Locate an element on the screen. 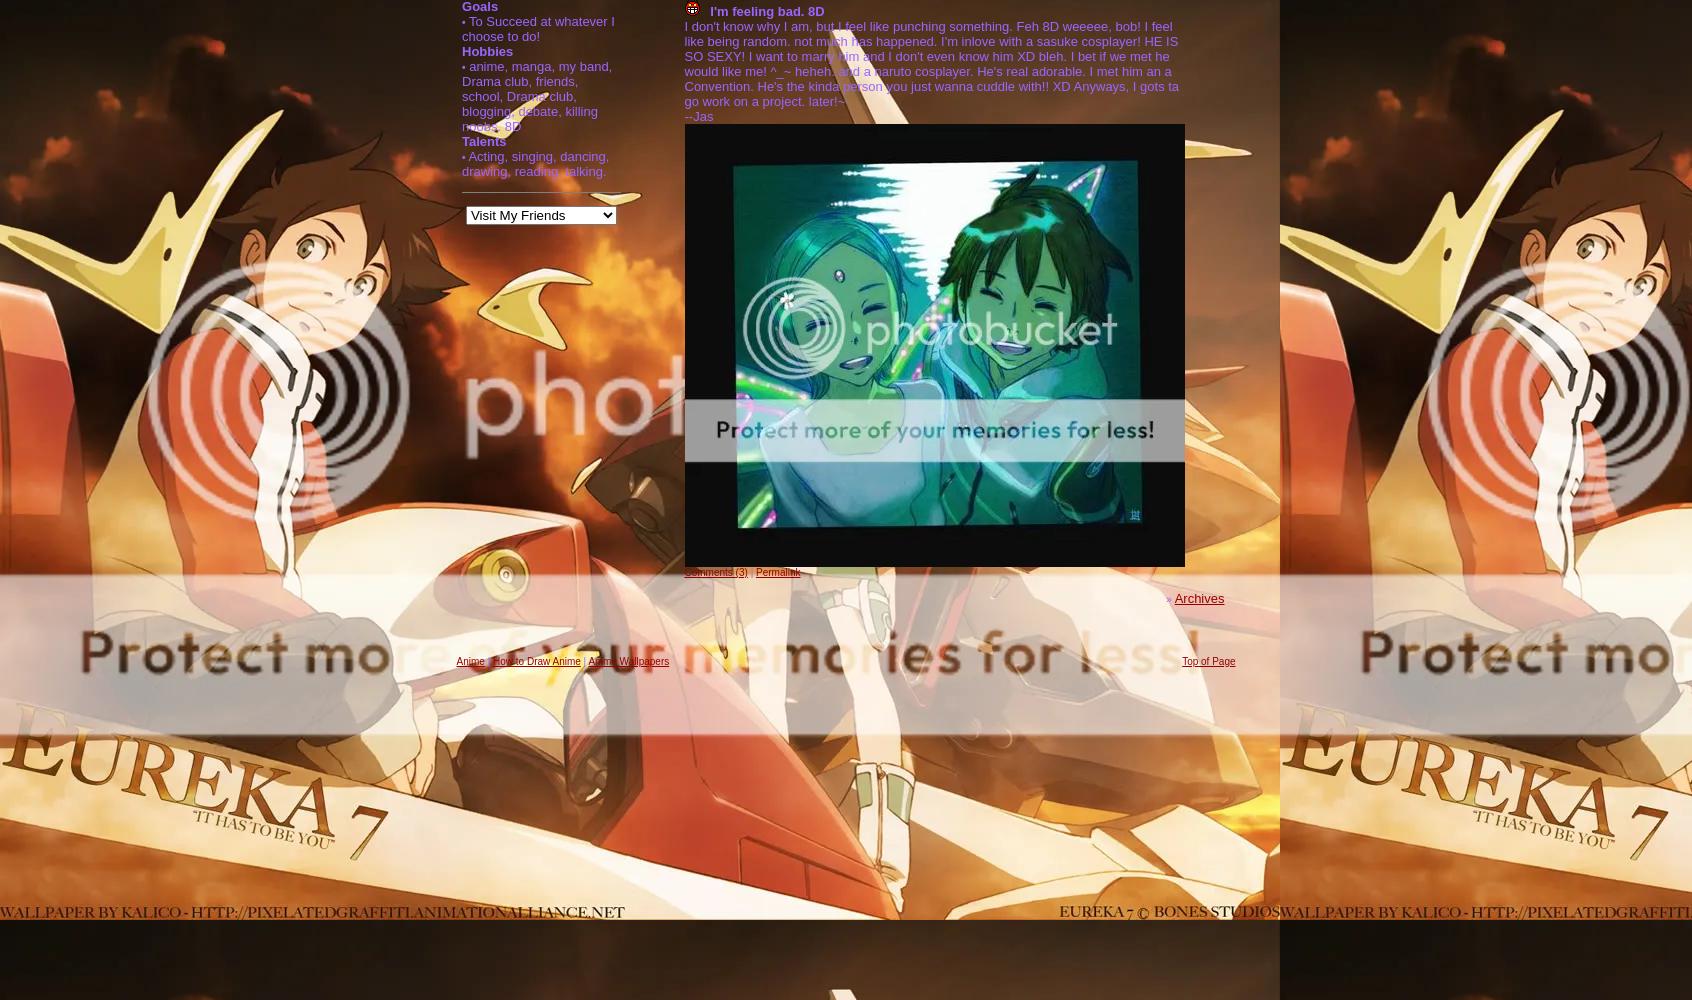 The width and height of the screenshot is (1692, 1000). 'I'm feeling bad. 8D' is located at coordinates (763, 11).